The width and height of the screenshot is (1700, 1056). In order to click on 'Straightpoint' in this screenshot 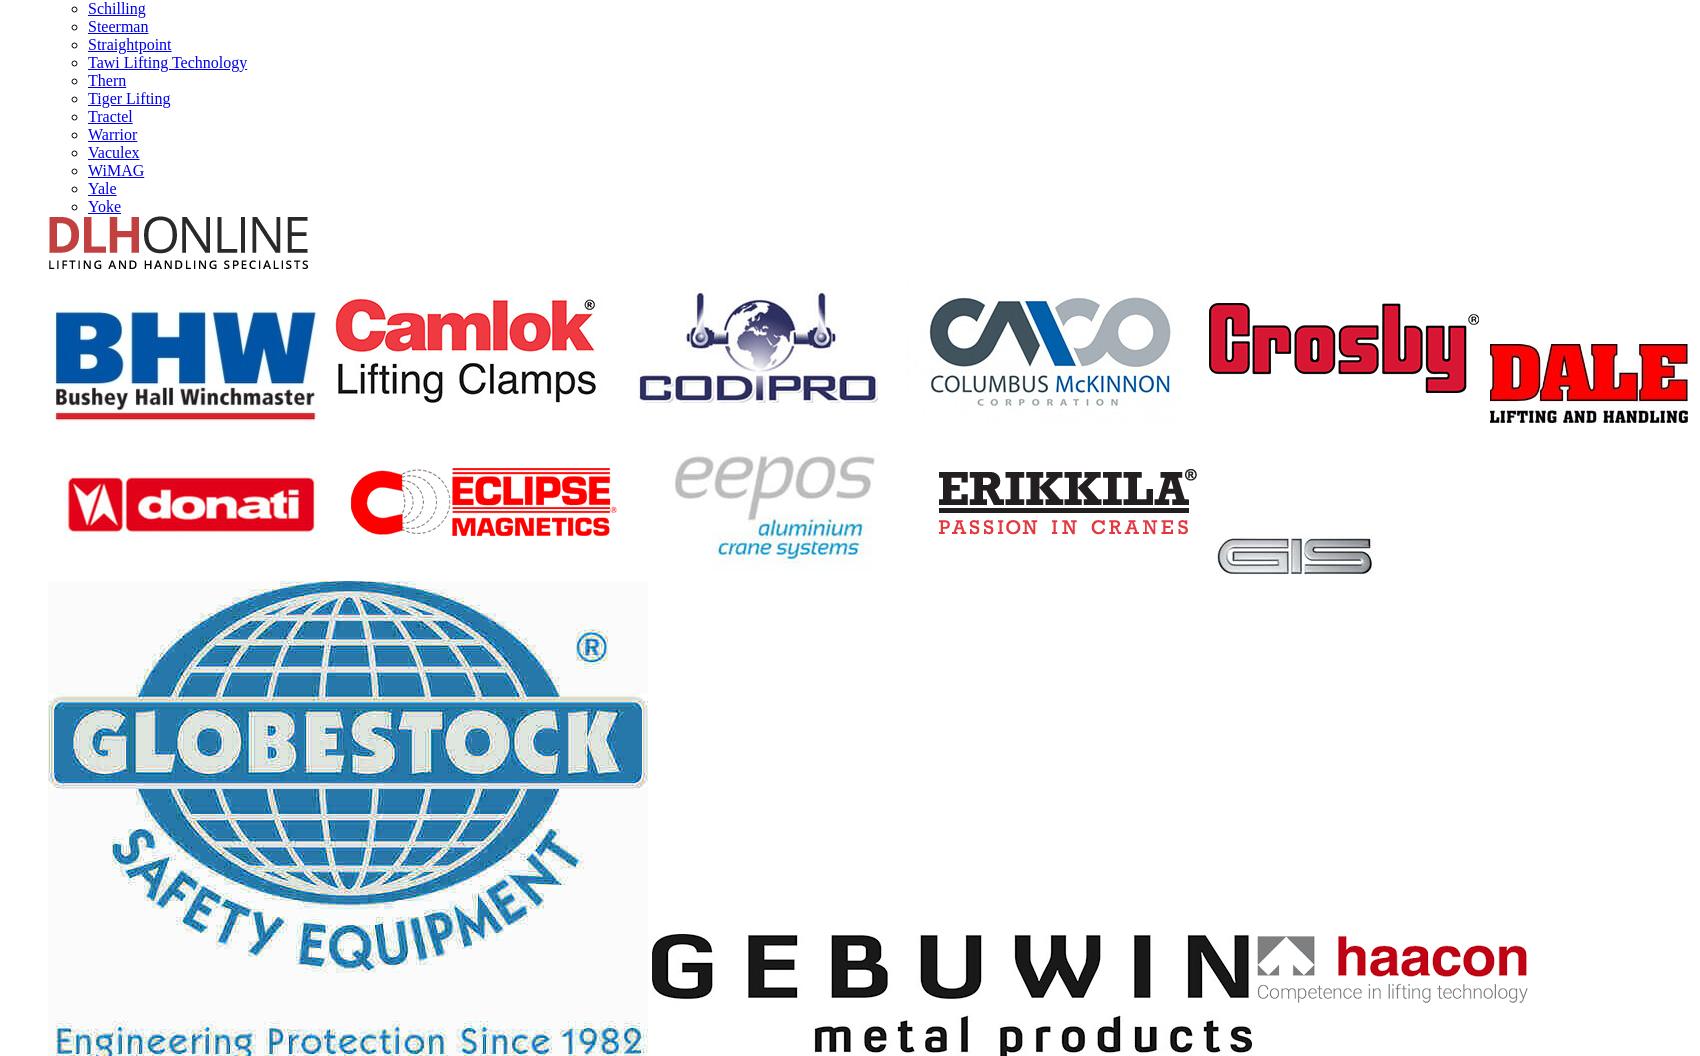, I will do `click(88, 43)`.